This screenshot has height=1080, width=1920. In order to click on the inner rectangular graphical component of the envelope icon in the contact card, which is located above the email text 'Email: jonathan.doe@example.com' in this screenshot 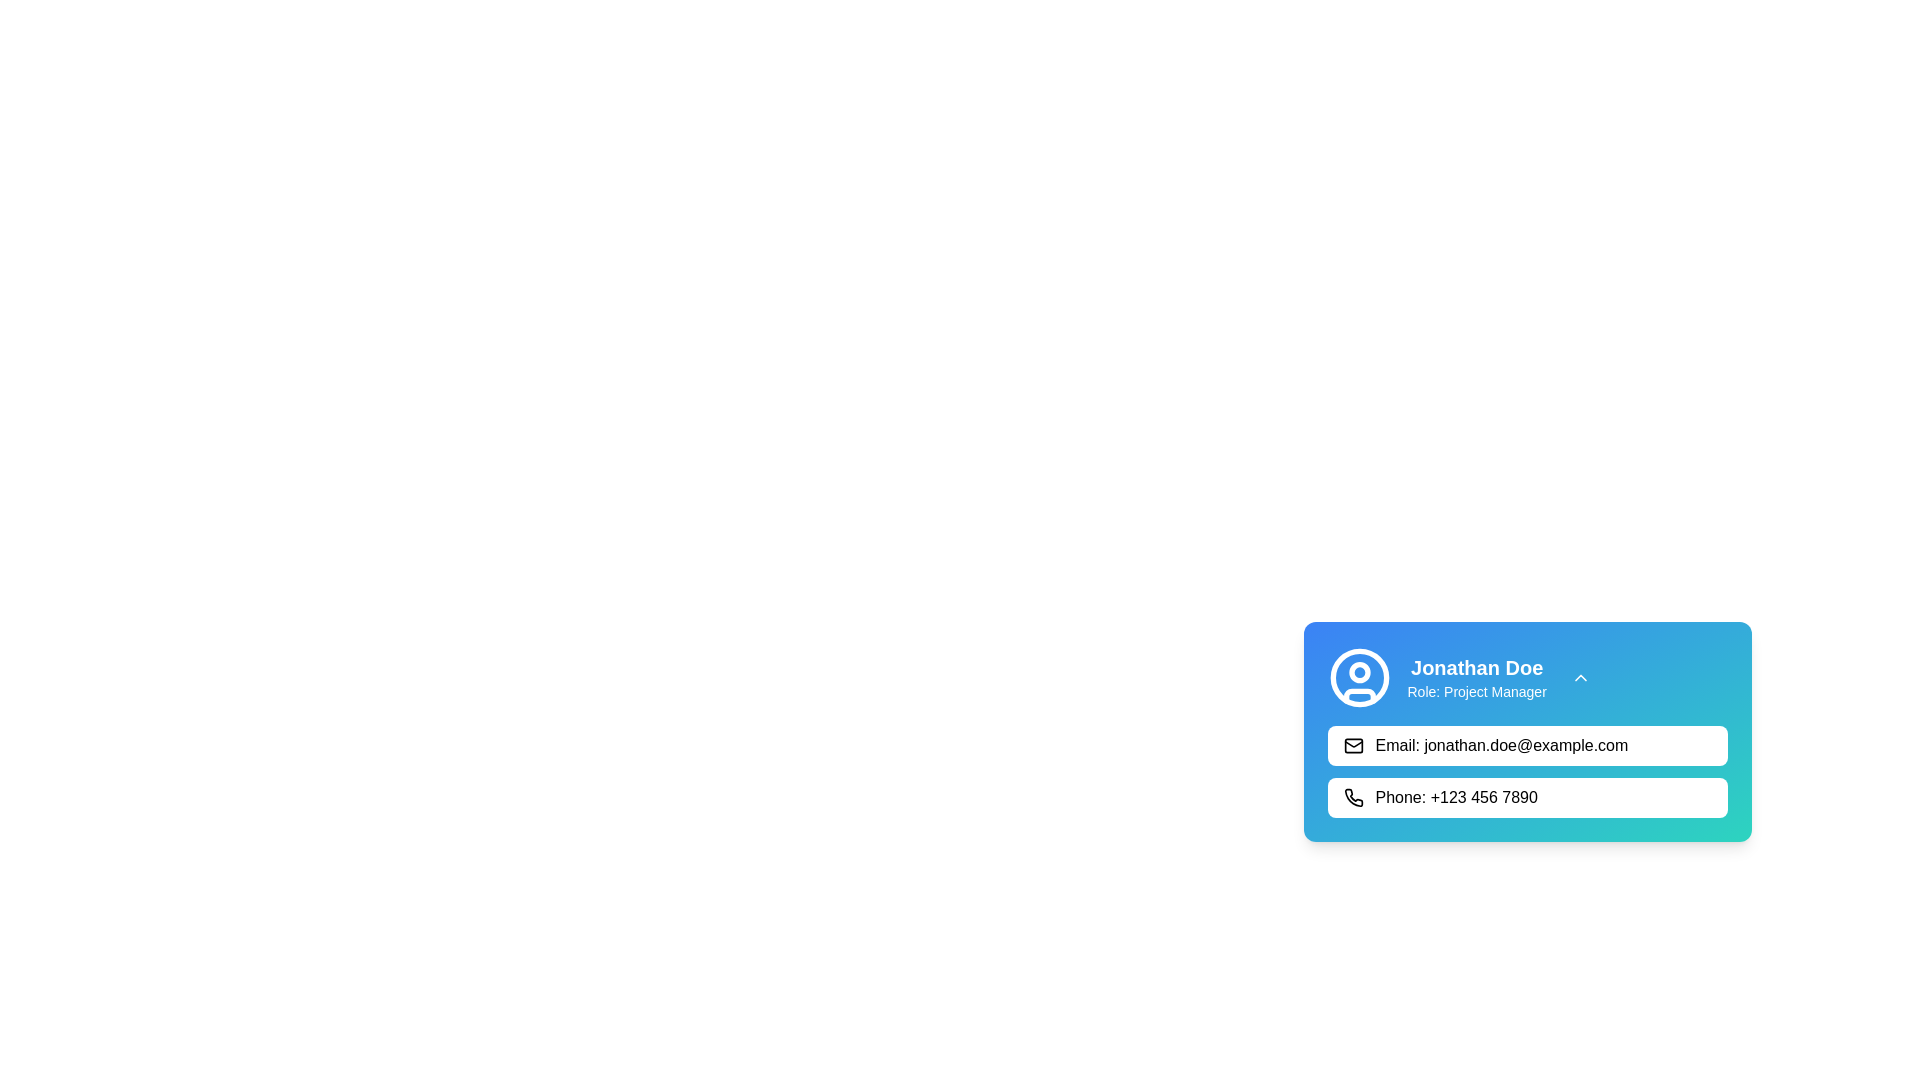, I will do `click(1353, 745)`.